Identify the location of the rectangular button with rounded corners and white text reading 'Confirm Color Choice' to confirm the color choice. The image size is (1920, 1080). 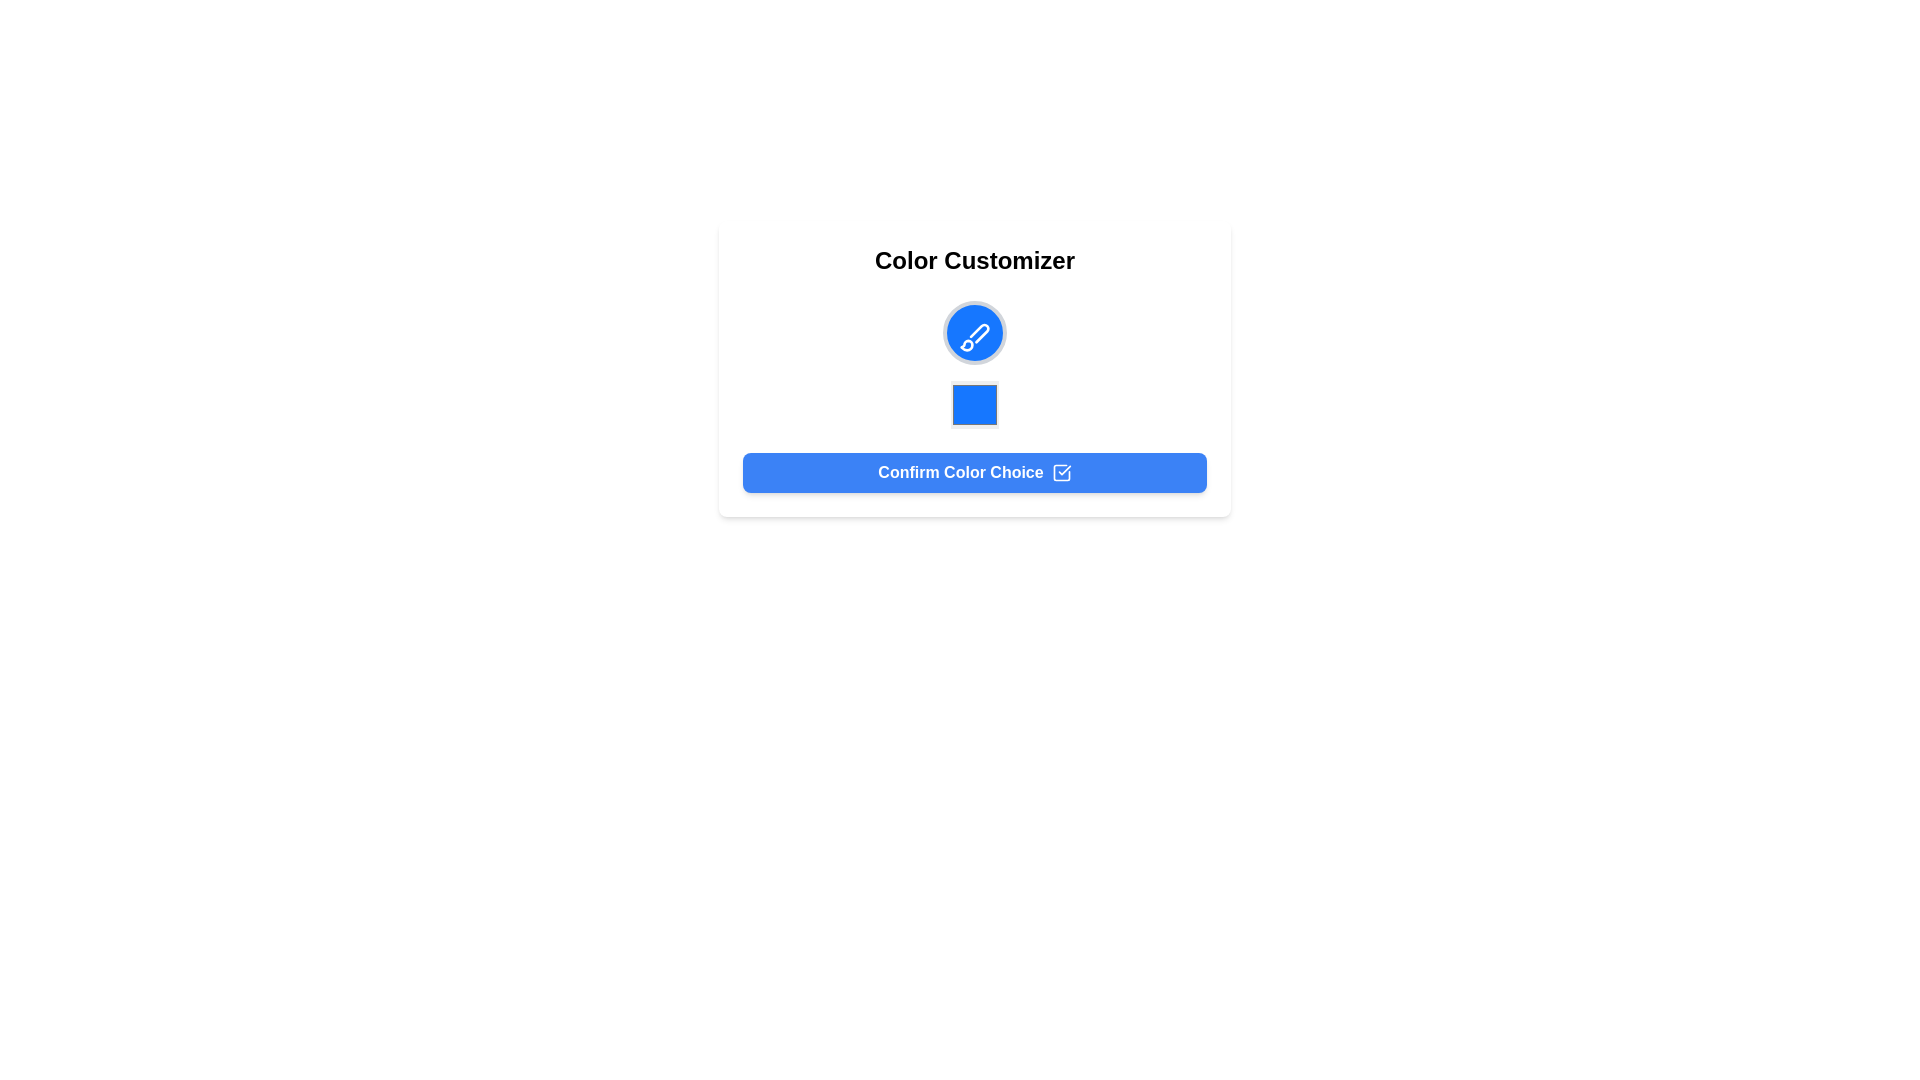
(974, 473).